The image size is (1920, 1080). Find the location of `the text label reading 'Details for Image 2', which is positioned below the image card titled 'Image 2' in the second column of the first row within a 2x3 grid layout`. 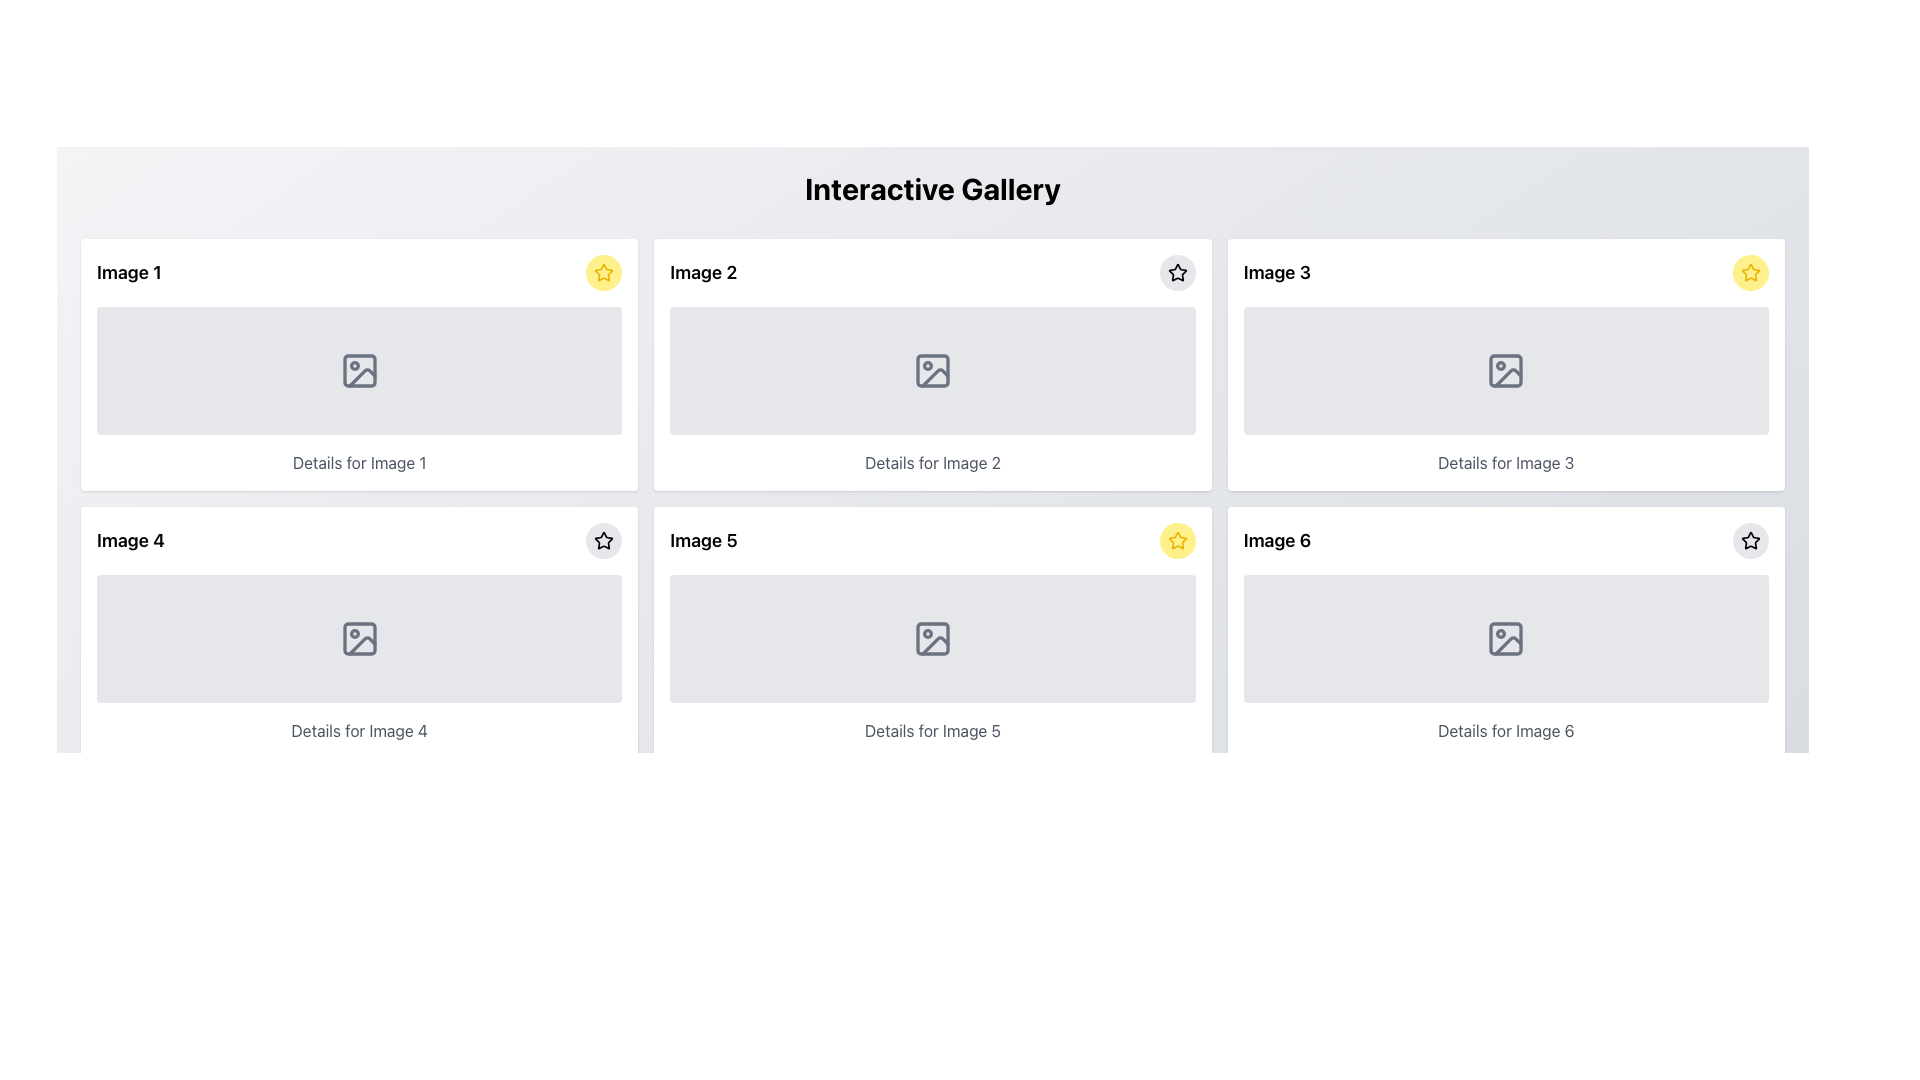

the text label reading 'Details for Image 2', which is positioned below the image card titled 'Image 2' in the second column of the first row within a 2x3 grid layout is located at coordinates (931, 462).